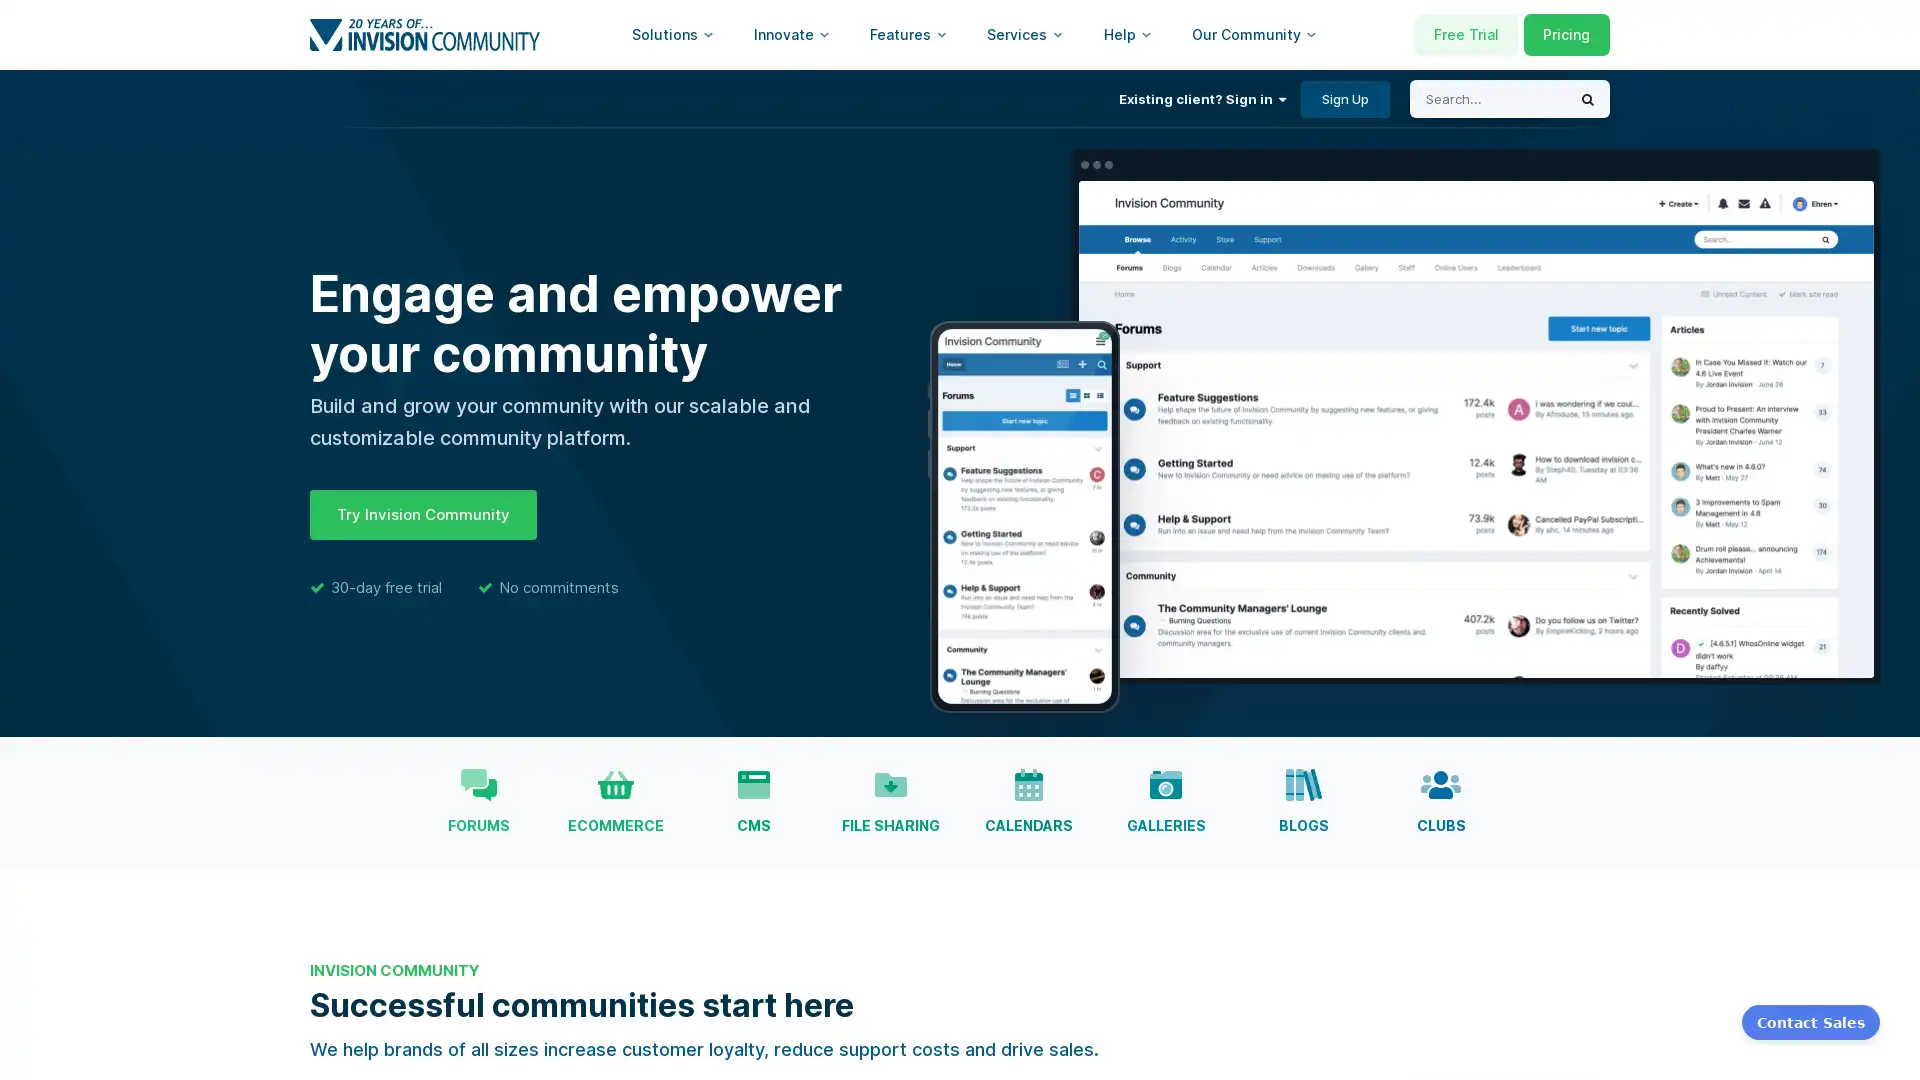  What do you see at coordinates (1025, 34) in the screenshot?
I see `Services` at bounding box center [1025, 34].